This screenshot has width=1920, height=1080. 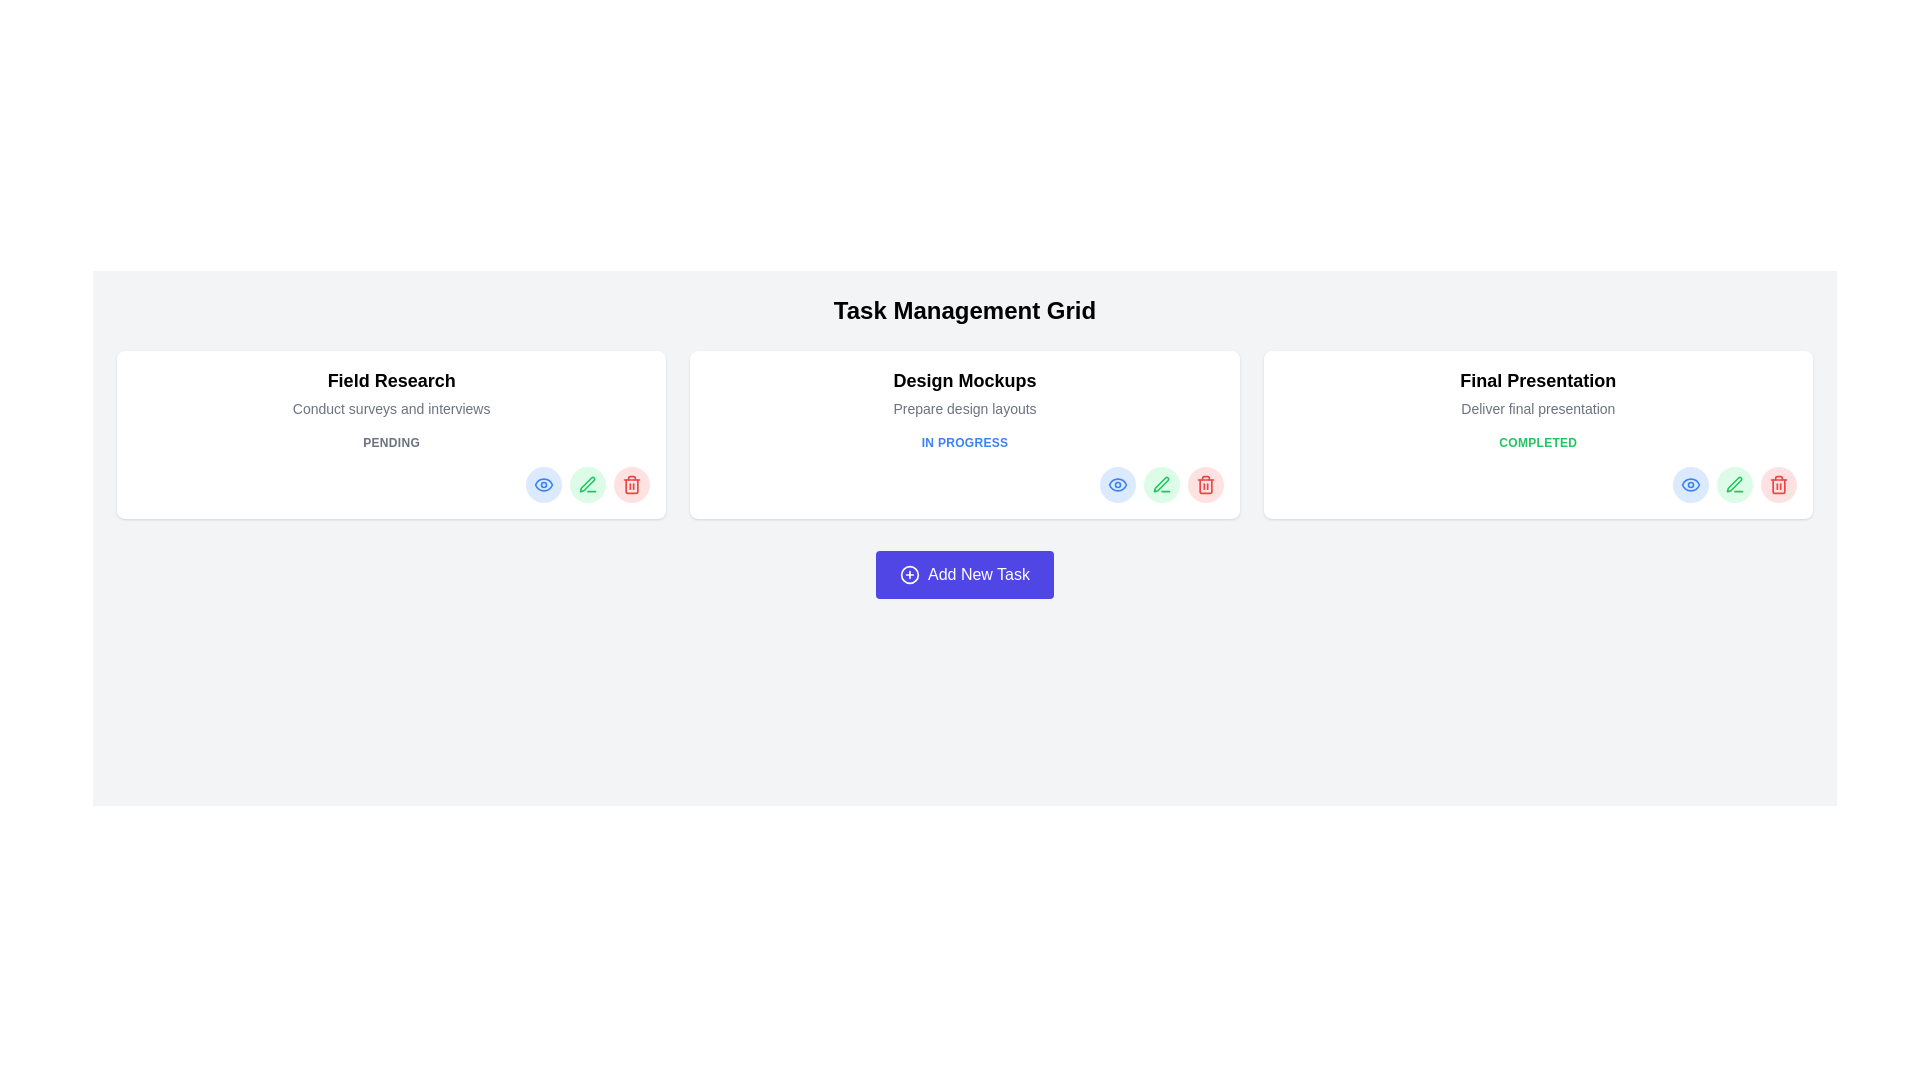 What do you see at coordinates (964, 381) in the screenshot?
I see `the text label 'Design Mockups', which is styled in bold and large font, located at the top of the second card in the grid layout` at bounding box center [964, 381].